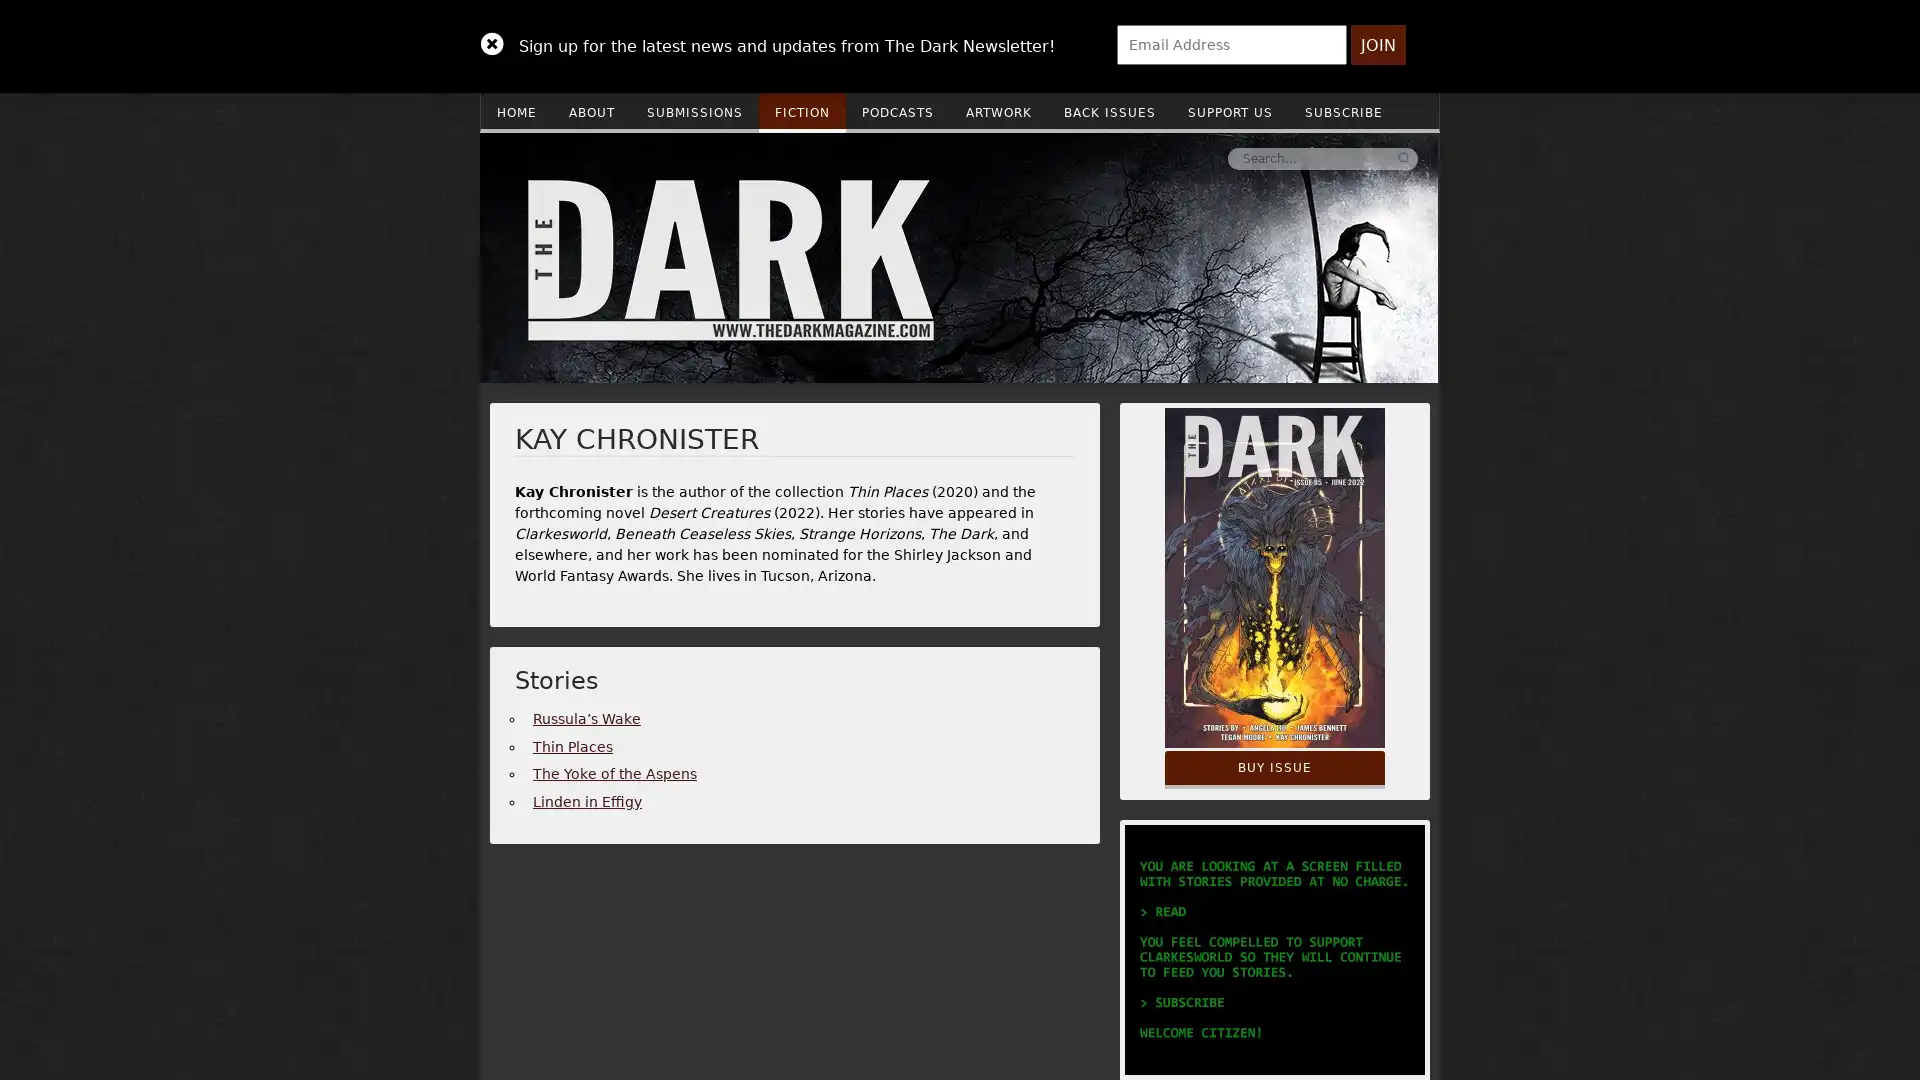 This screenshot has height=1080, width=1920. Describe the element at coordinates (1103, 157) in the screenshot. I see `Search` at that location.